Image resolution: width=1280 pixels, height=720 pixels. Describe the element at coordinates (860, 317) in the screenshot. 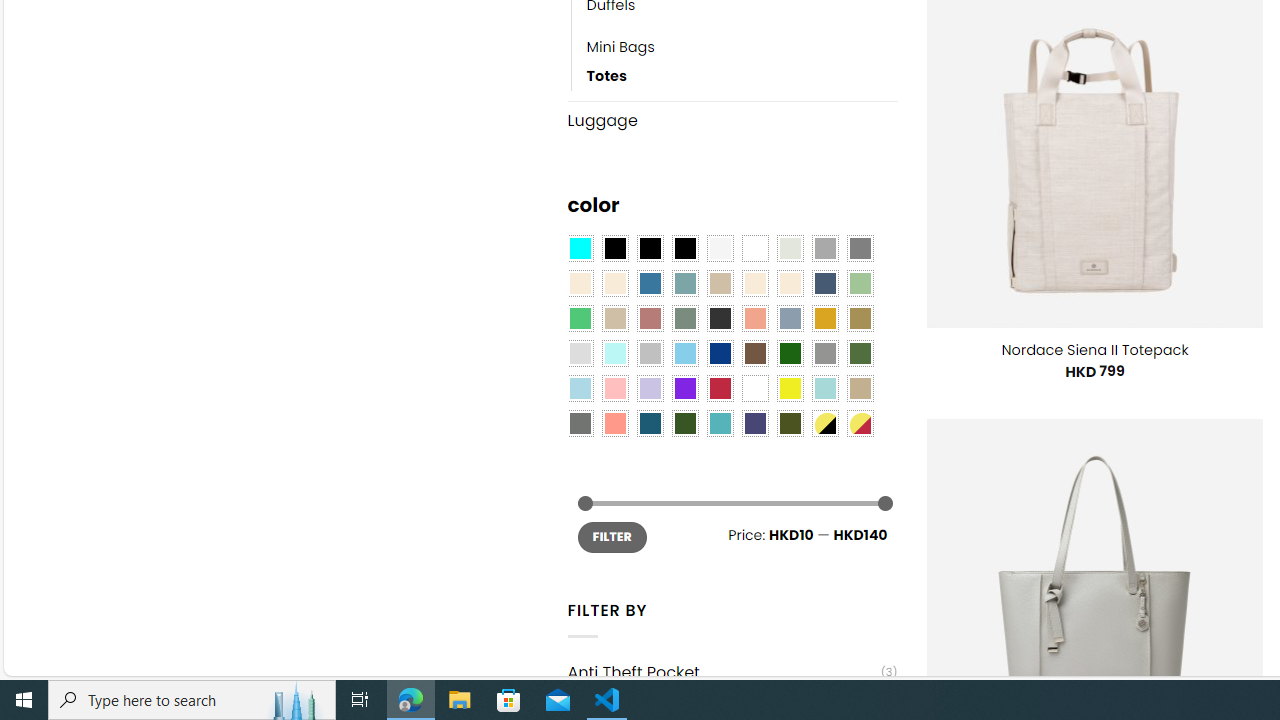

I see `'Kelp'` at that location.